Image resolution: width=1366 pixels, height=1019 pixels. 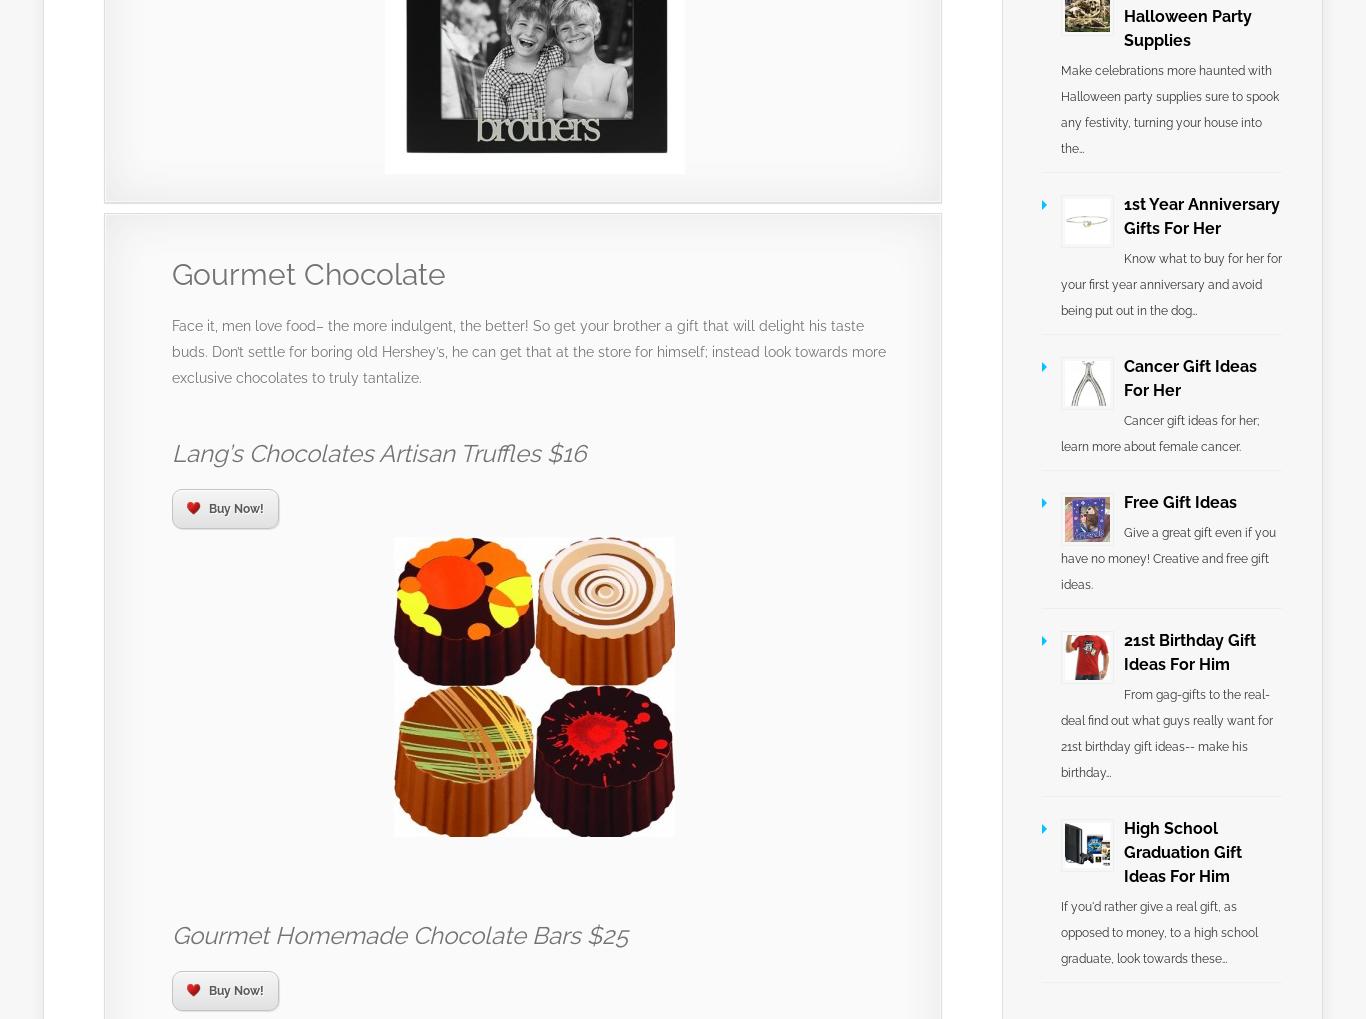 I want to click on 'Face it, men love food– the more indulgent, the better! So get your brother a gift that will delight his taste buds. Don’t settle for boring old Hershey’s, he can get that at the store for himself; instead look towards more exclusive chocolates to truly tantalize.', so click(x=529, y=351).